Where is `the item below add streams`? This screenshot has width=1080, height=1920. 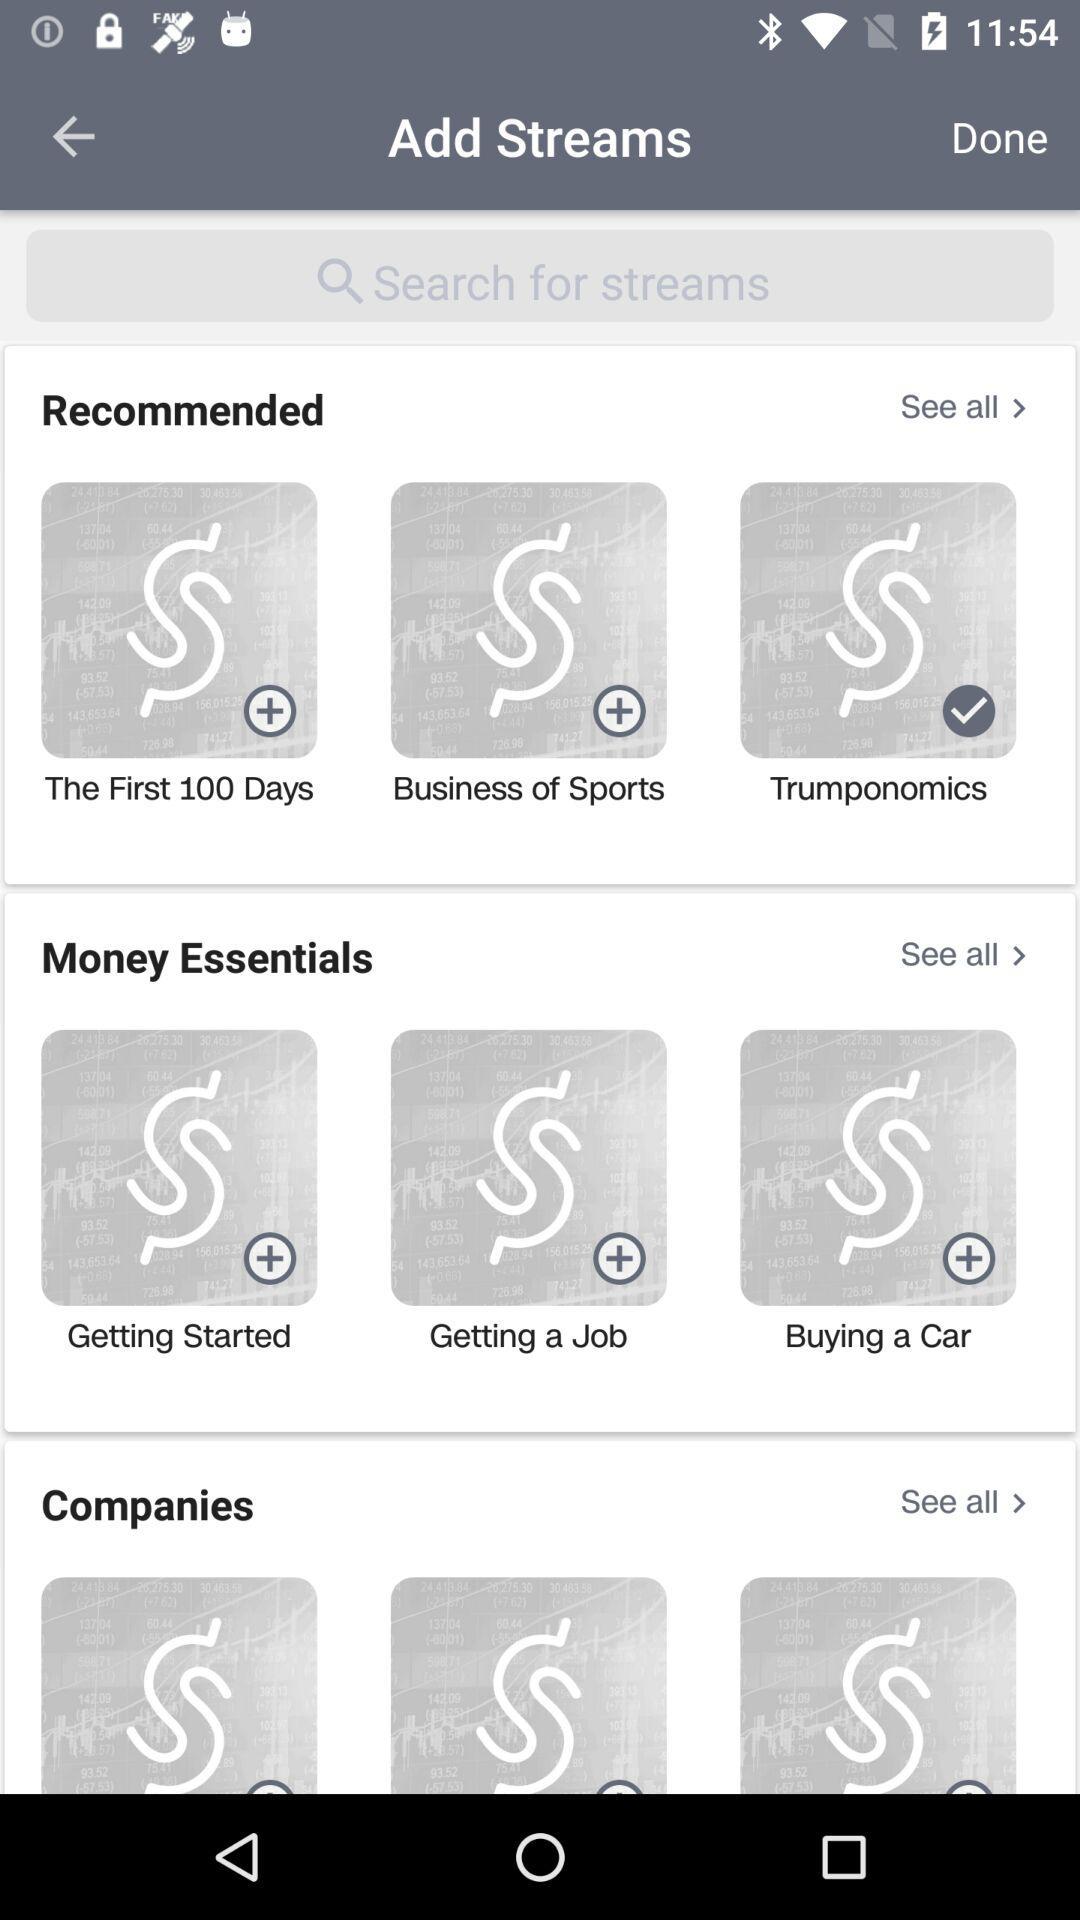
the item below add streams is located at coordinates (540, 274).